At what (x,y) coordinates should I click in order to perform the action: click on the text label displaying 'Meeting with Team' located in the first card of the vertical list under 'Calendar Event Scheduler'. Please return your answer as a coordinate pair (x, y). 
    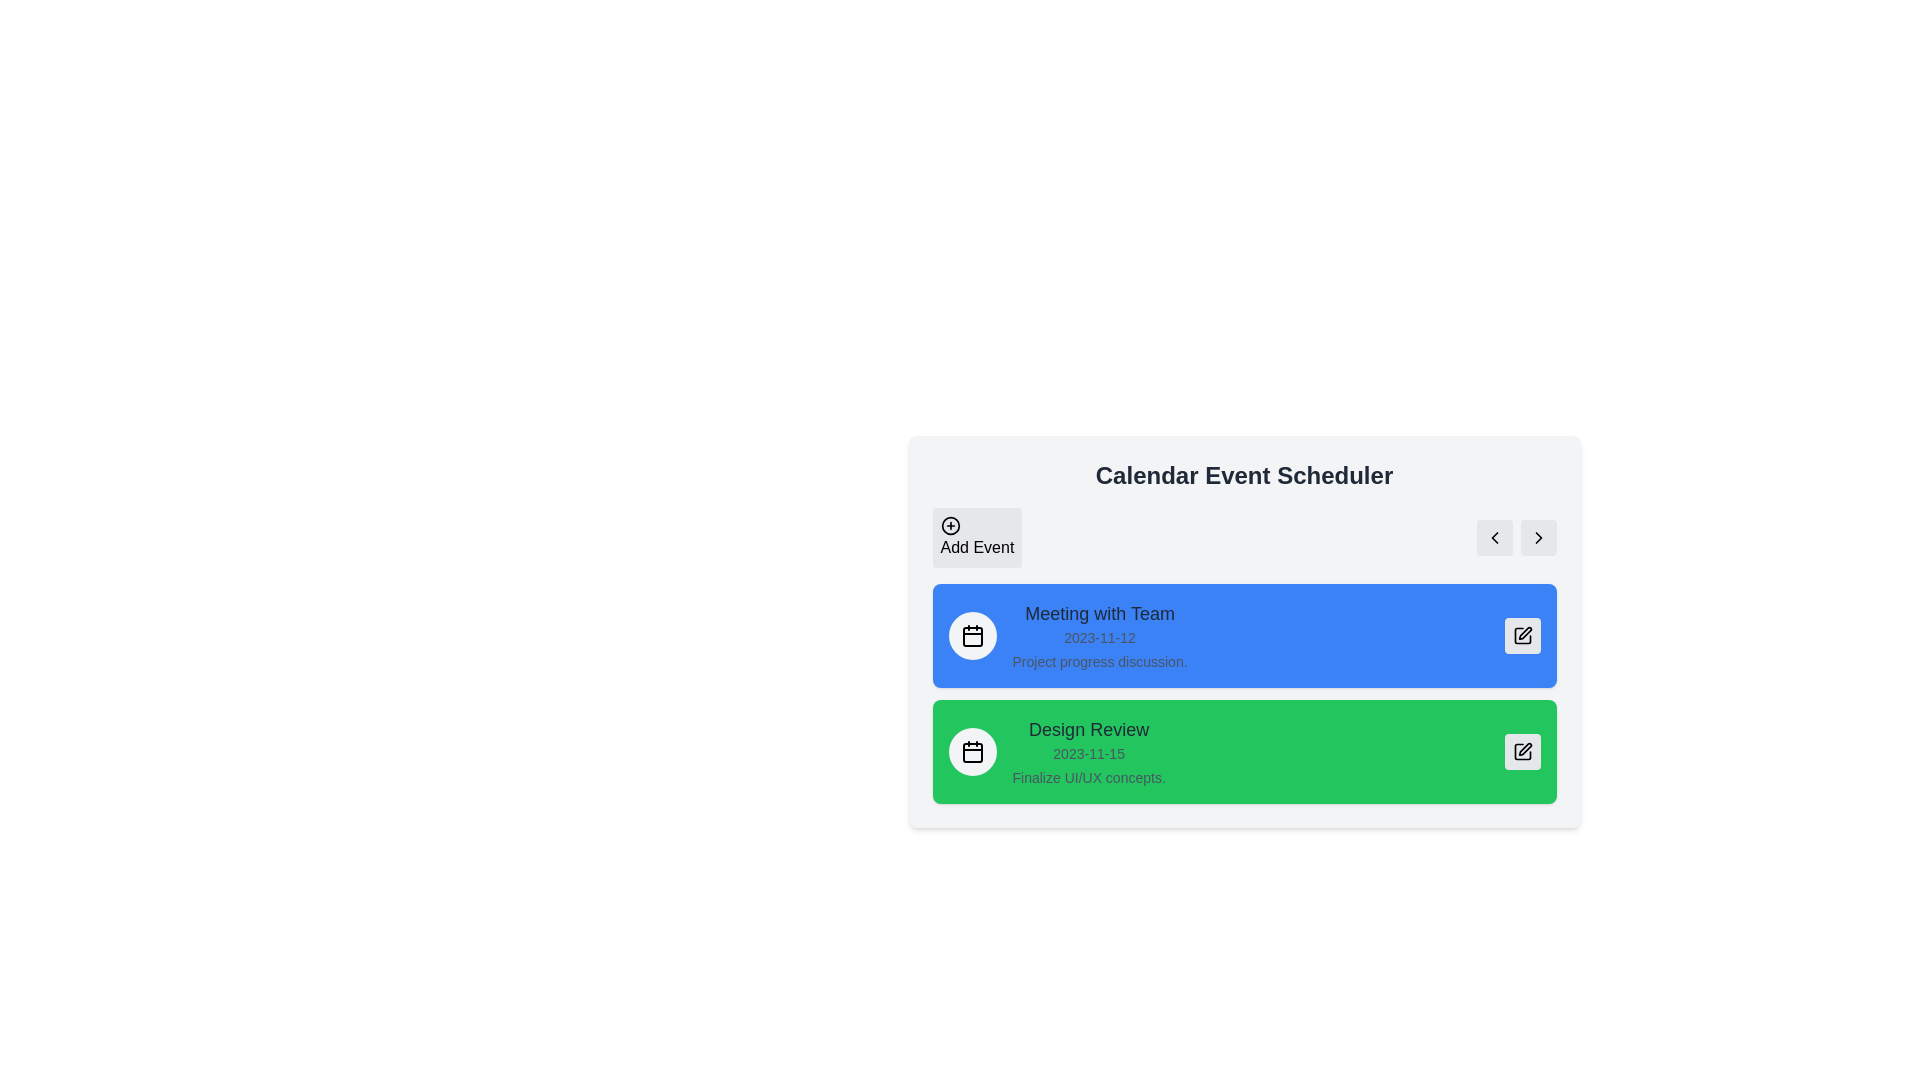
    Looking at the image, I should click on (1098, 612).